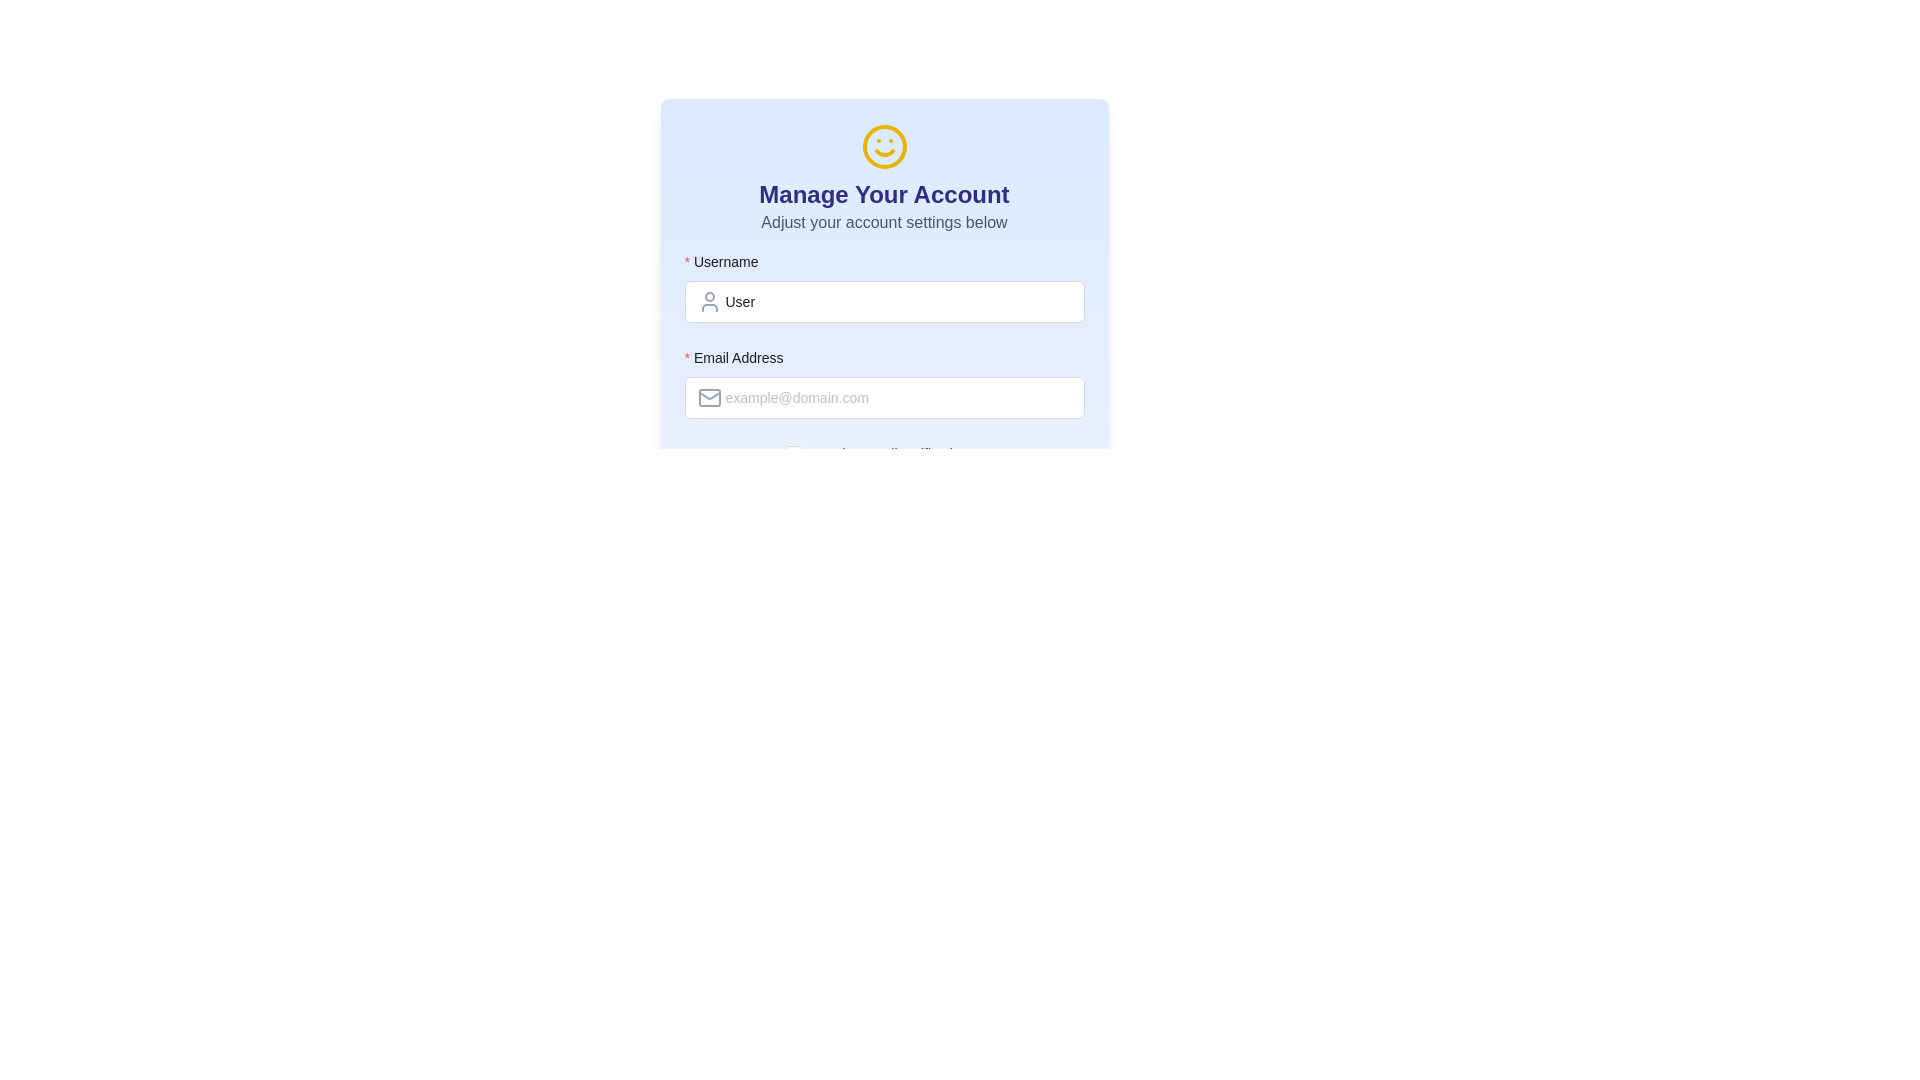  Describe the element at coordinates (709, 397) in the screenshot. I see `the SVG rectangle component that forms the body of the envelope icon, which indicates email-related functionality, located to the left of the email input field` at that location.